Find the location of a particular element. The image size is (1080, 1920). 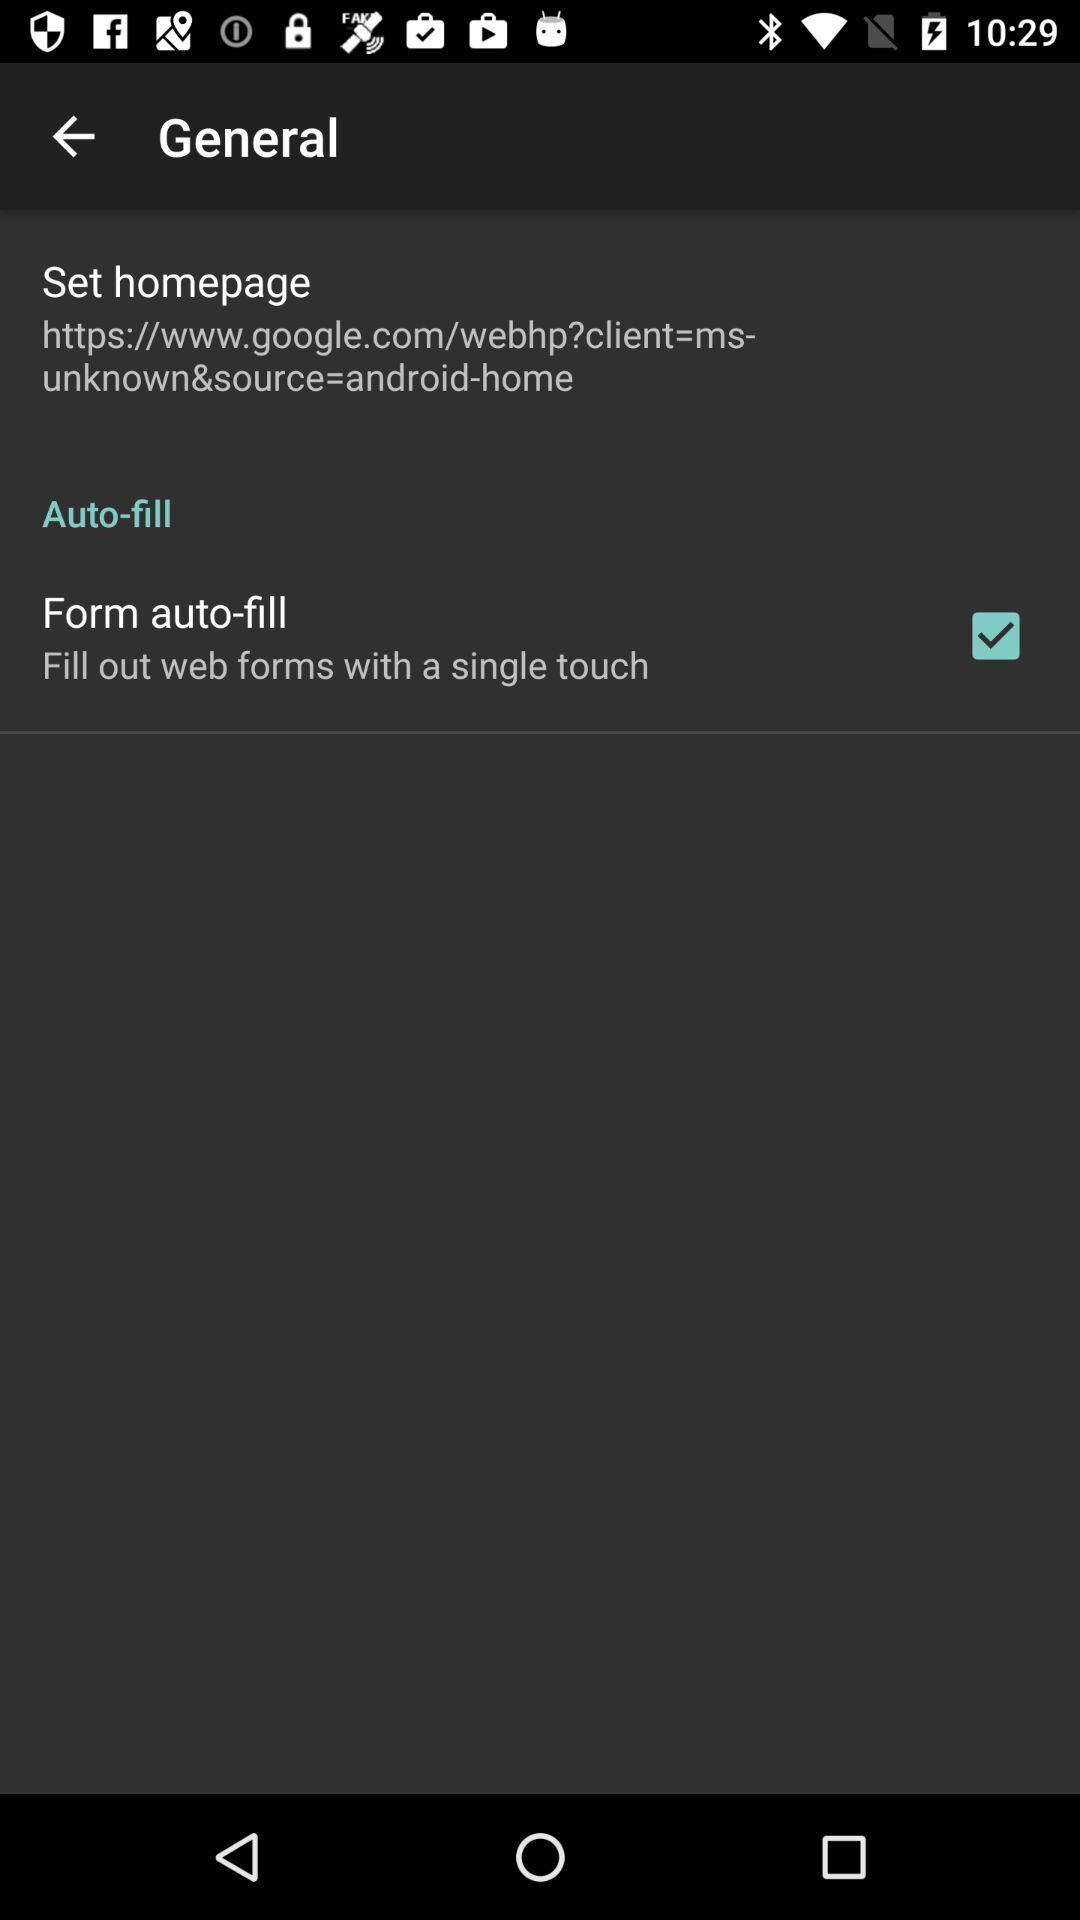

item next to fill out web item is located at coordinates (995, 634).